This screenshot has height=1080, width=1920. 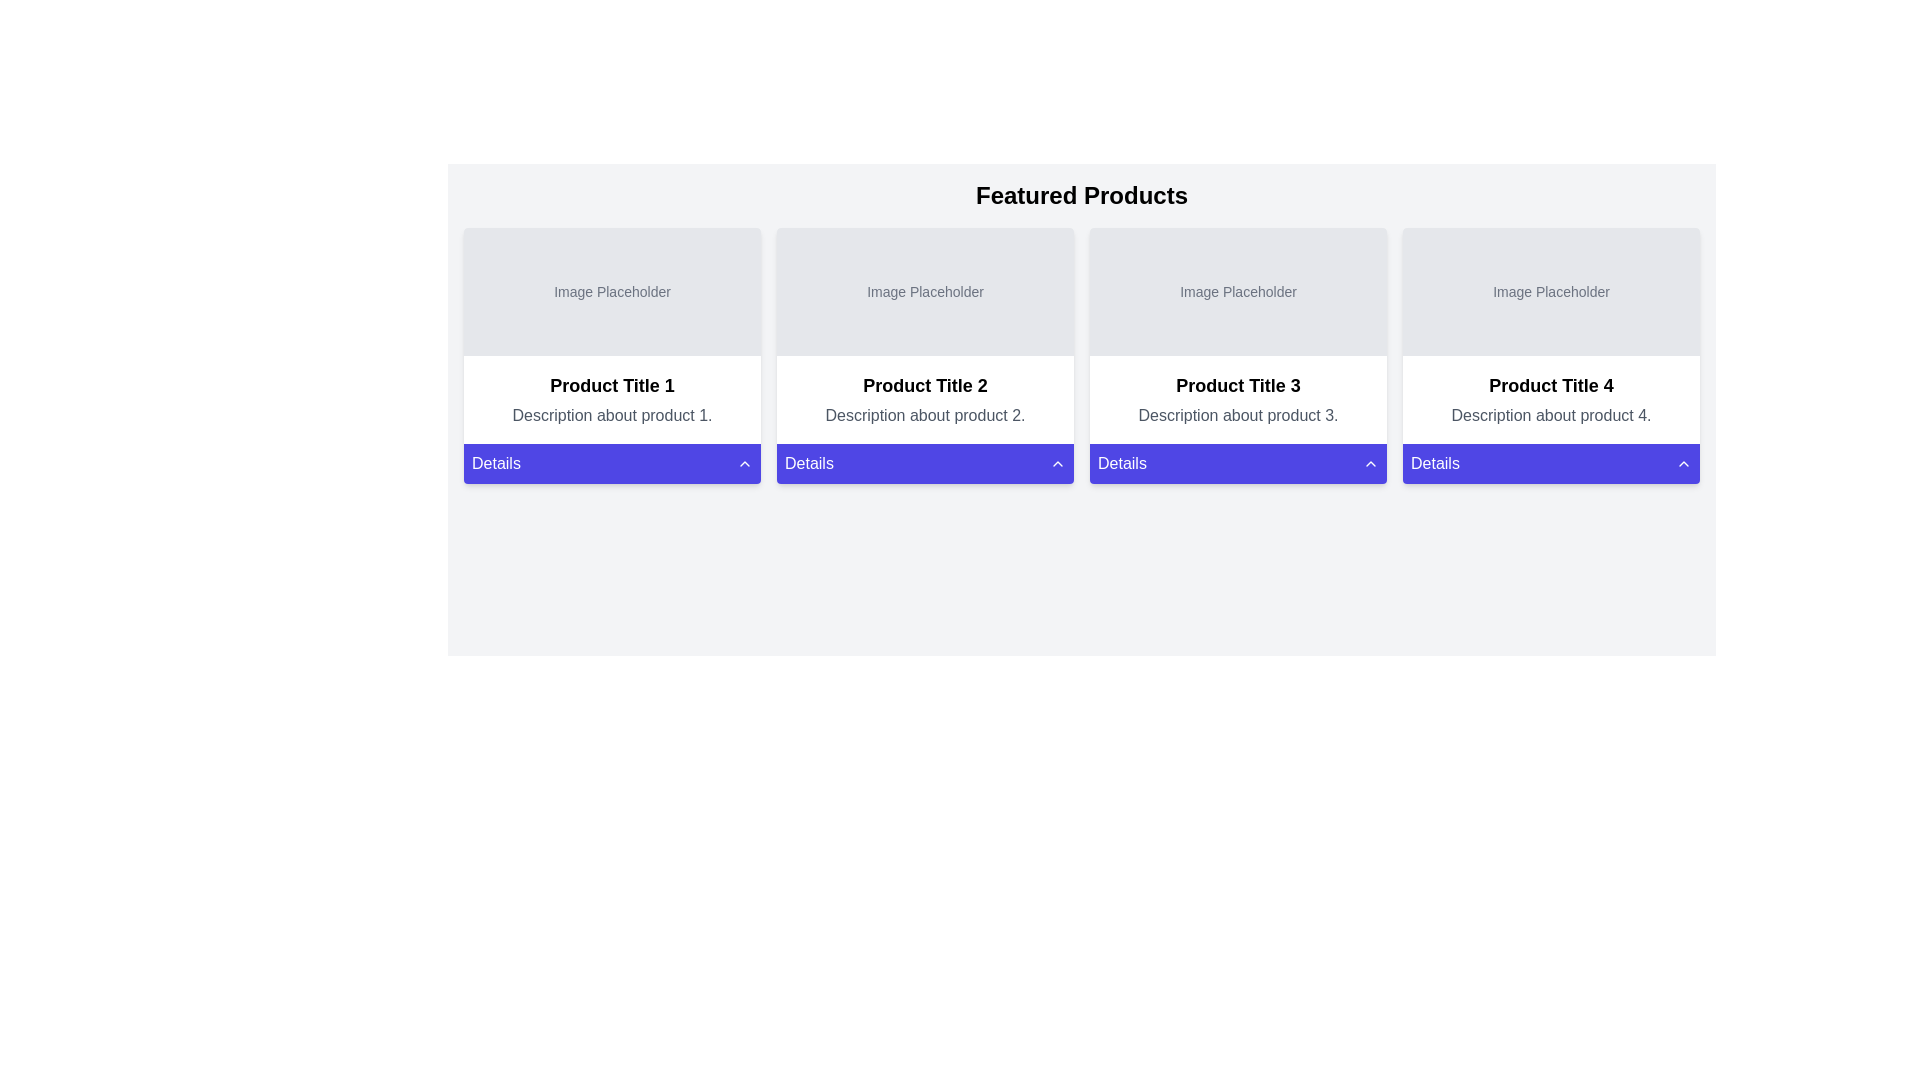 What do you see at coordinates (1434, 463) in the screenshot?
I see `the text label located in the bottom section of the fourth card in a row of similar cards` at bounding box center [1434, 463].